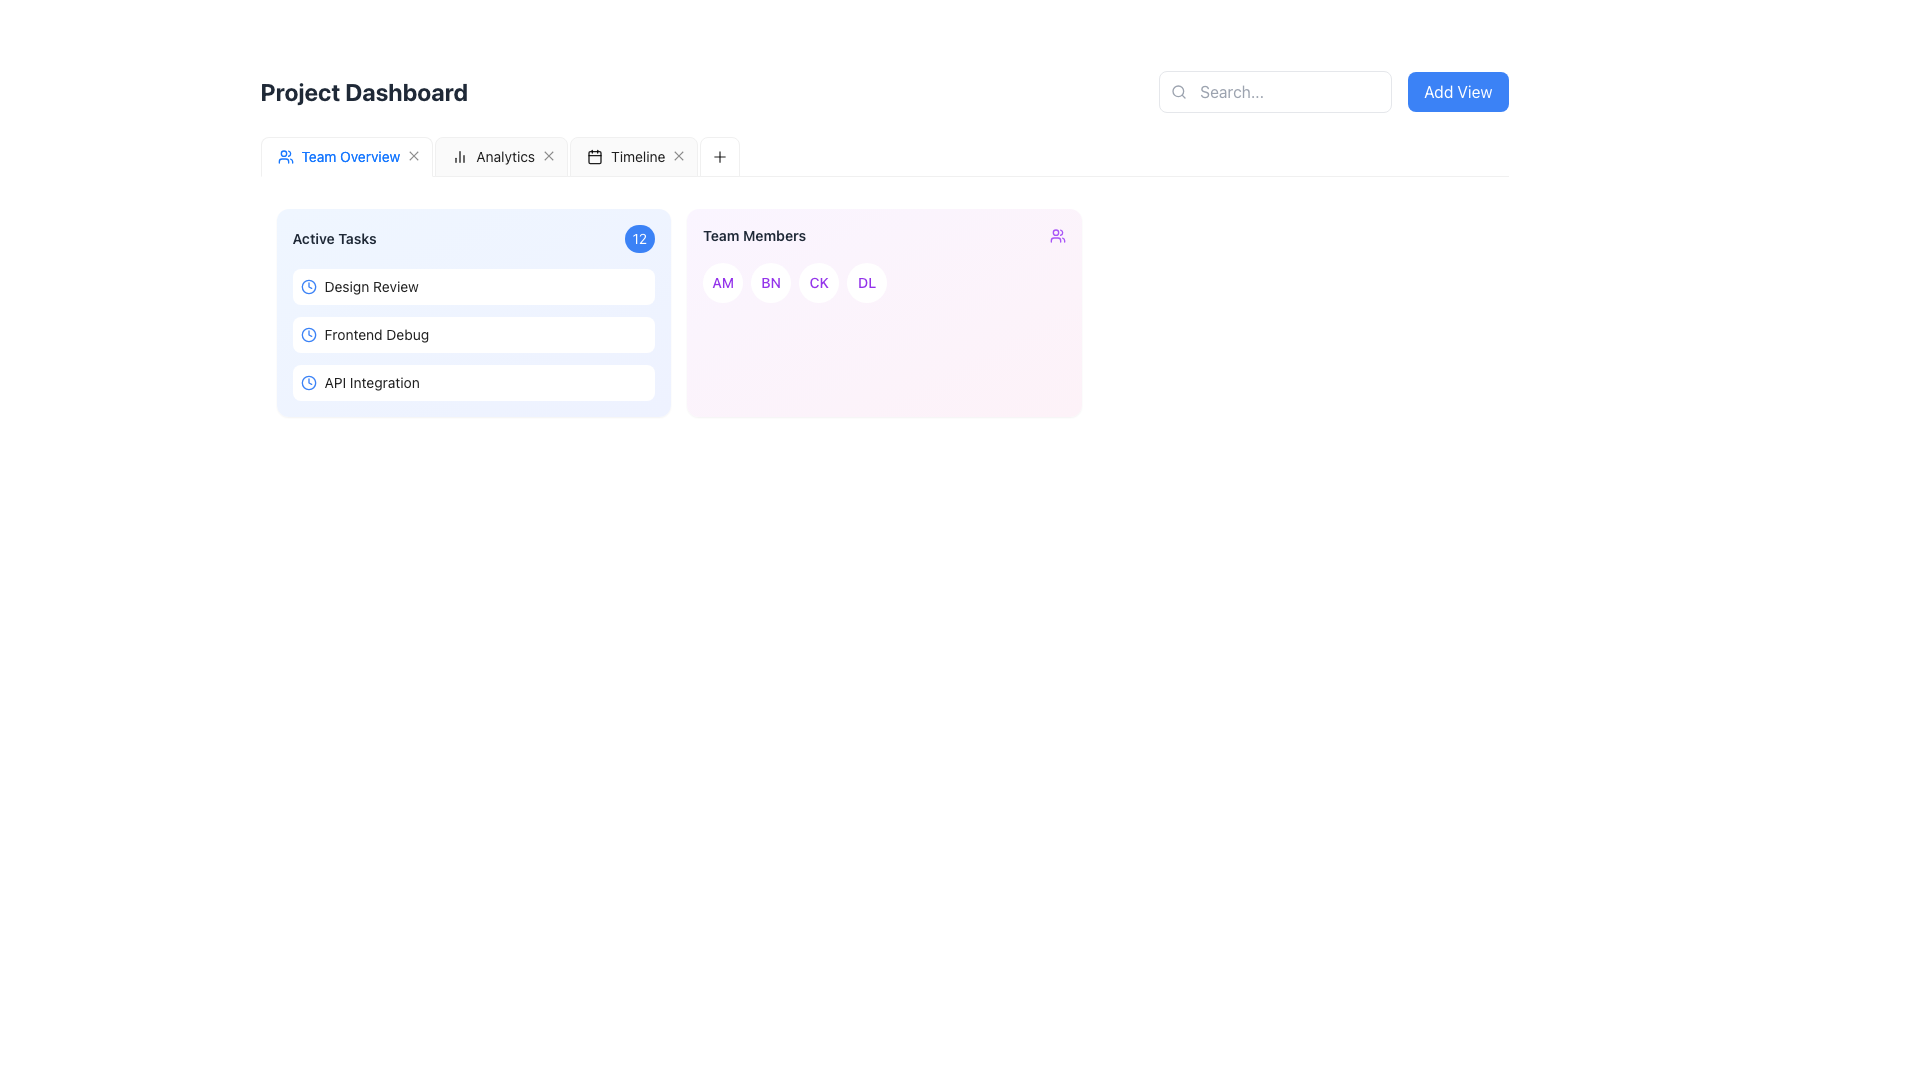  I want to click on the close icon button depicted as an 'X' shape located within the 'Team Overview' tab in the navigation bar, so click(413, 155).